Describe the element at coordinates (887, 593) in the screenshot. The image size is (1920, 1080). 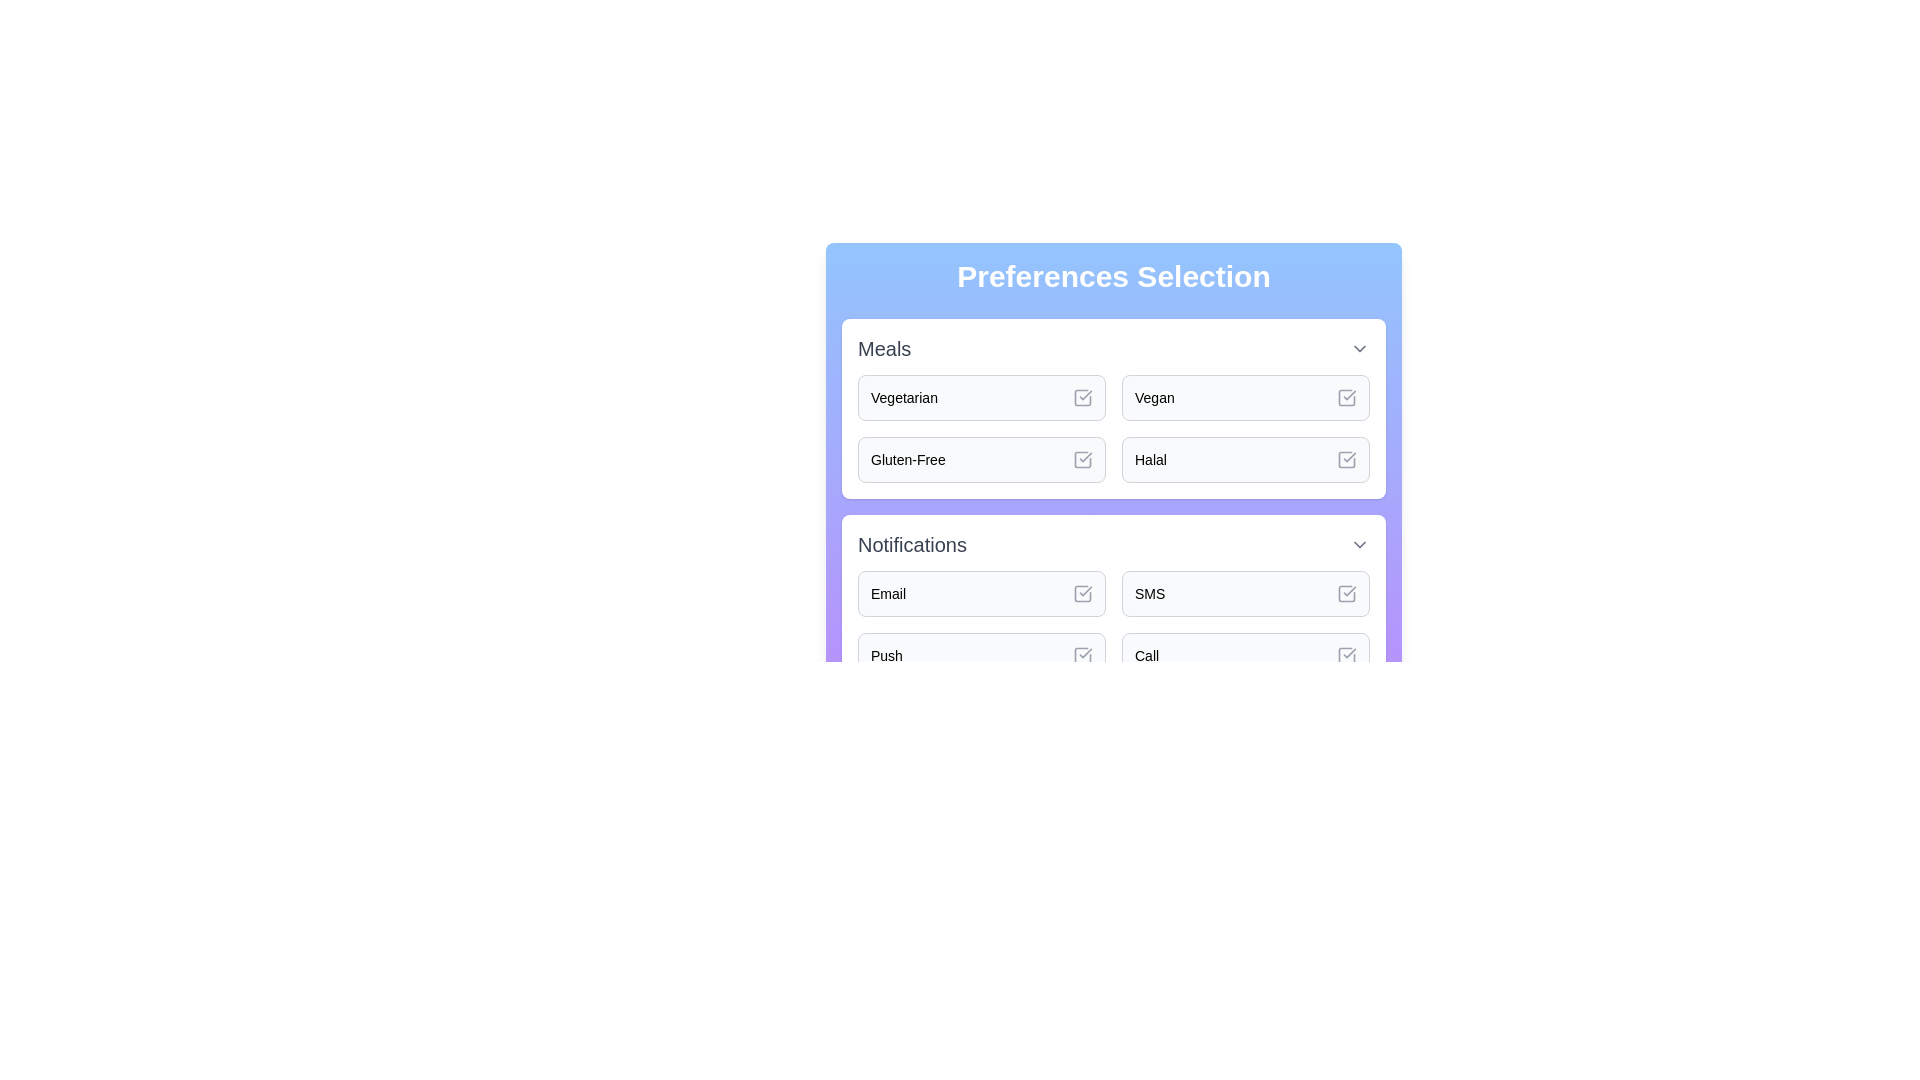
I see `the 'Email' text label located in the 'Notifications' section, which is styled with a smaller font size and medium font weight, positioned in a button-like structure within a grid layout` at that location.